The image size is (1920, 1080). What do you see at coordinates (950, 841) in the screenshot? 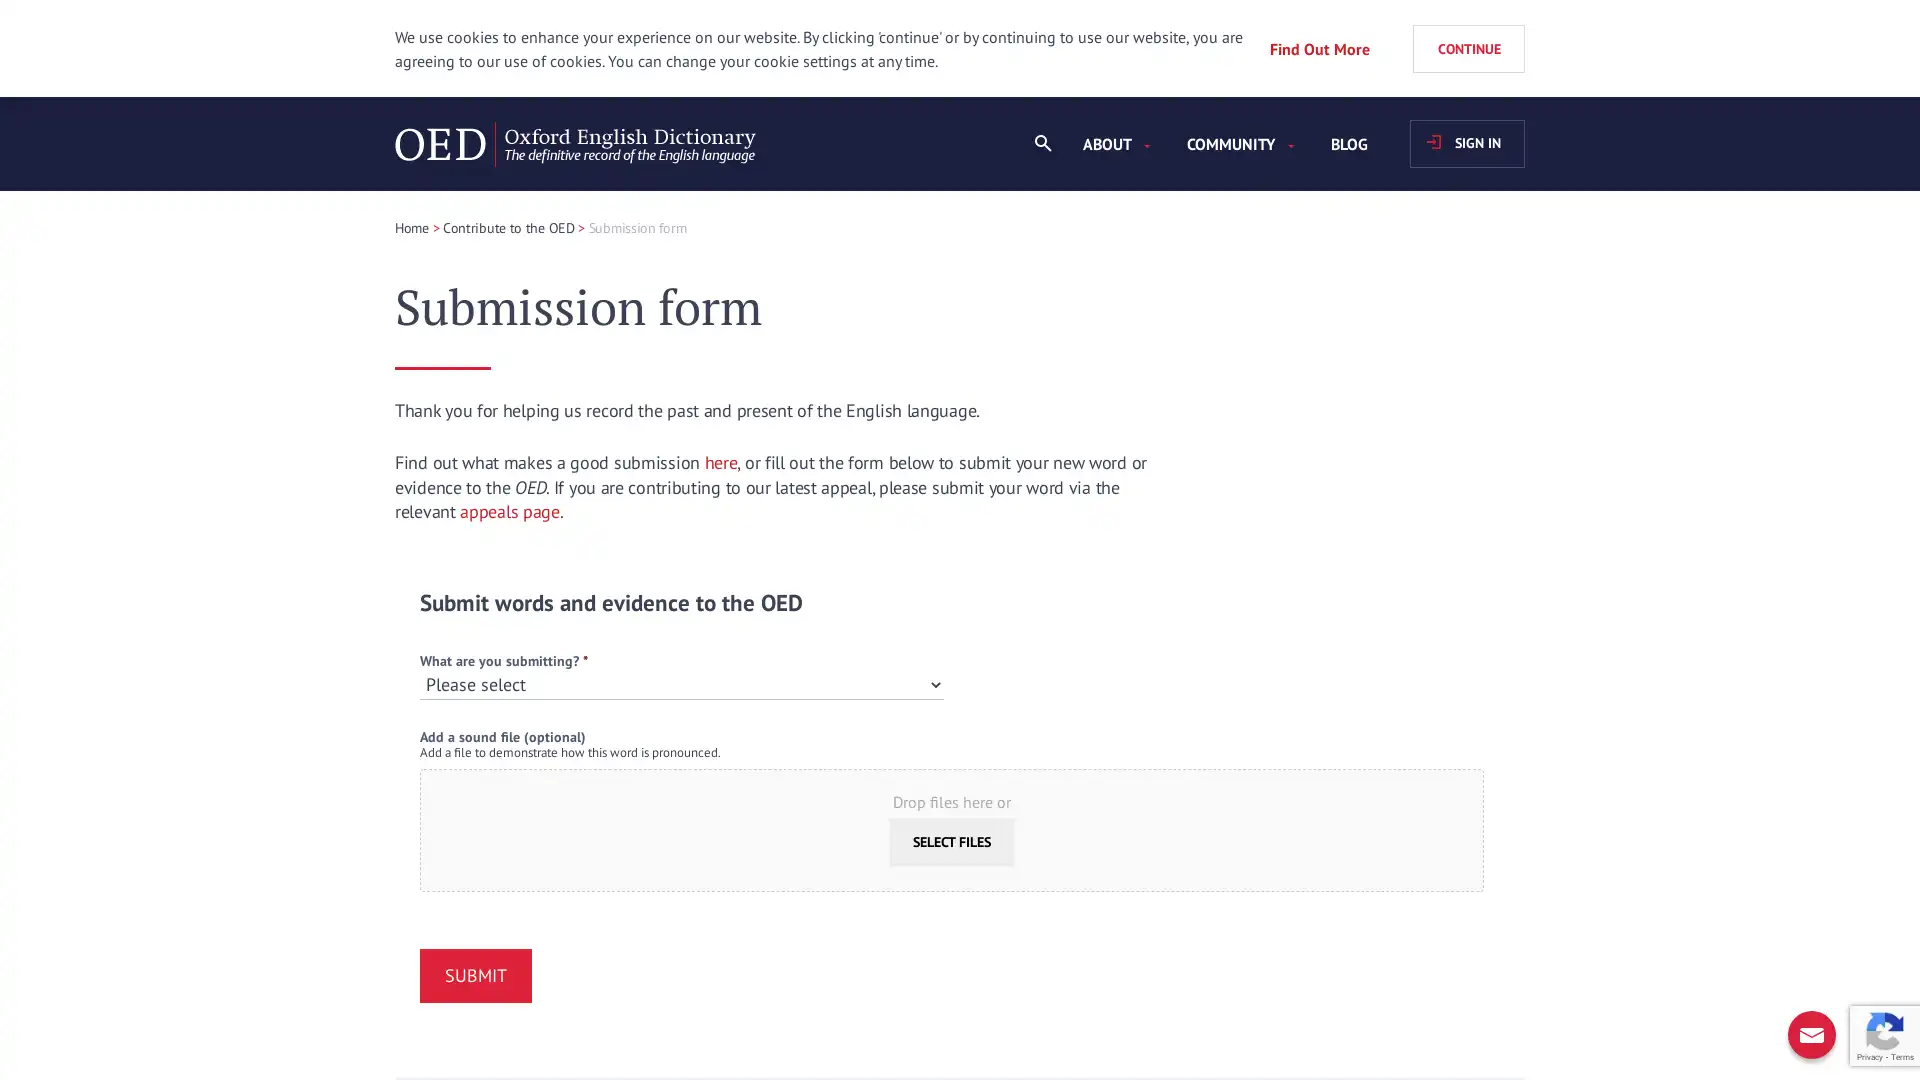
I see `Select files` at bounding box center [950, 841].